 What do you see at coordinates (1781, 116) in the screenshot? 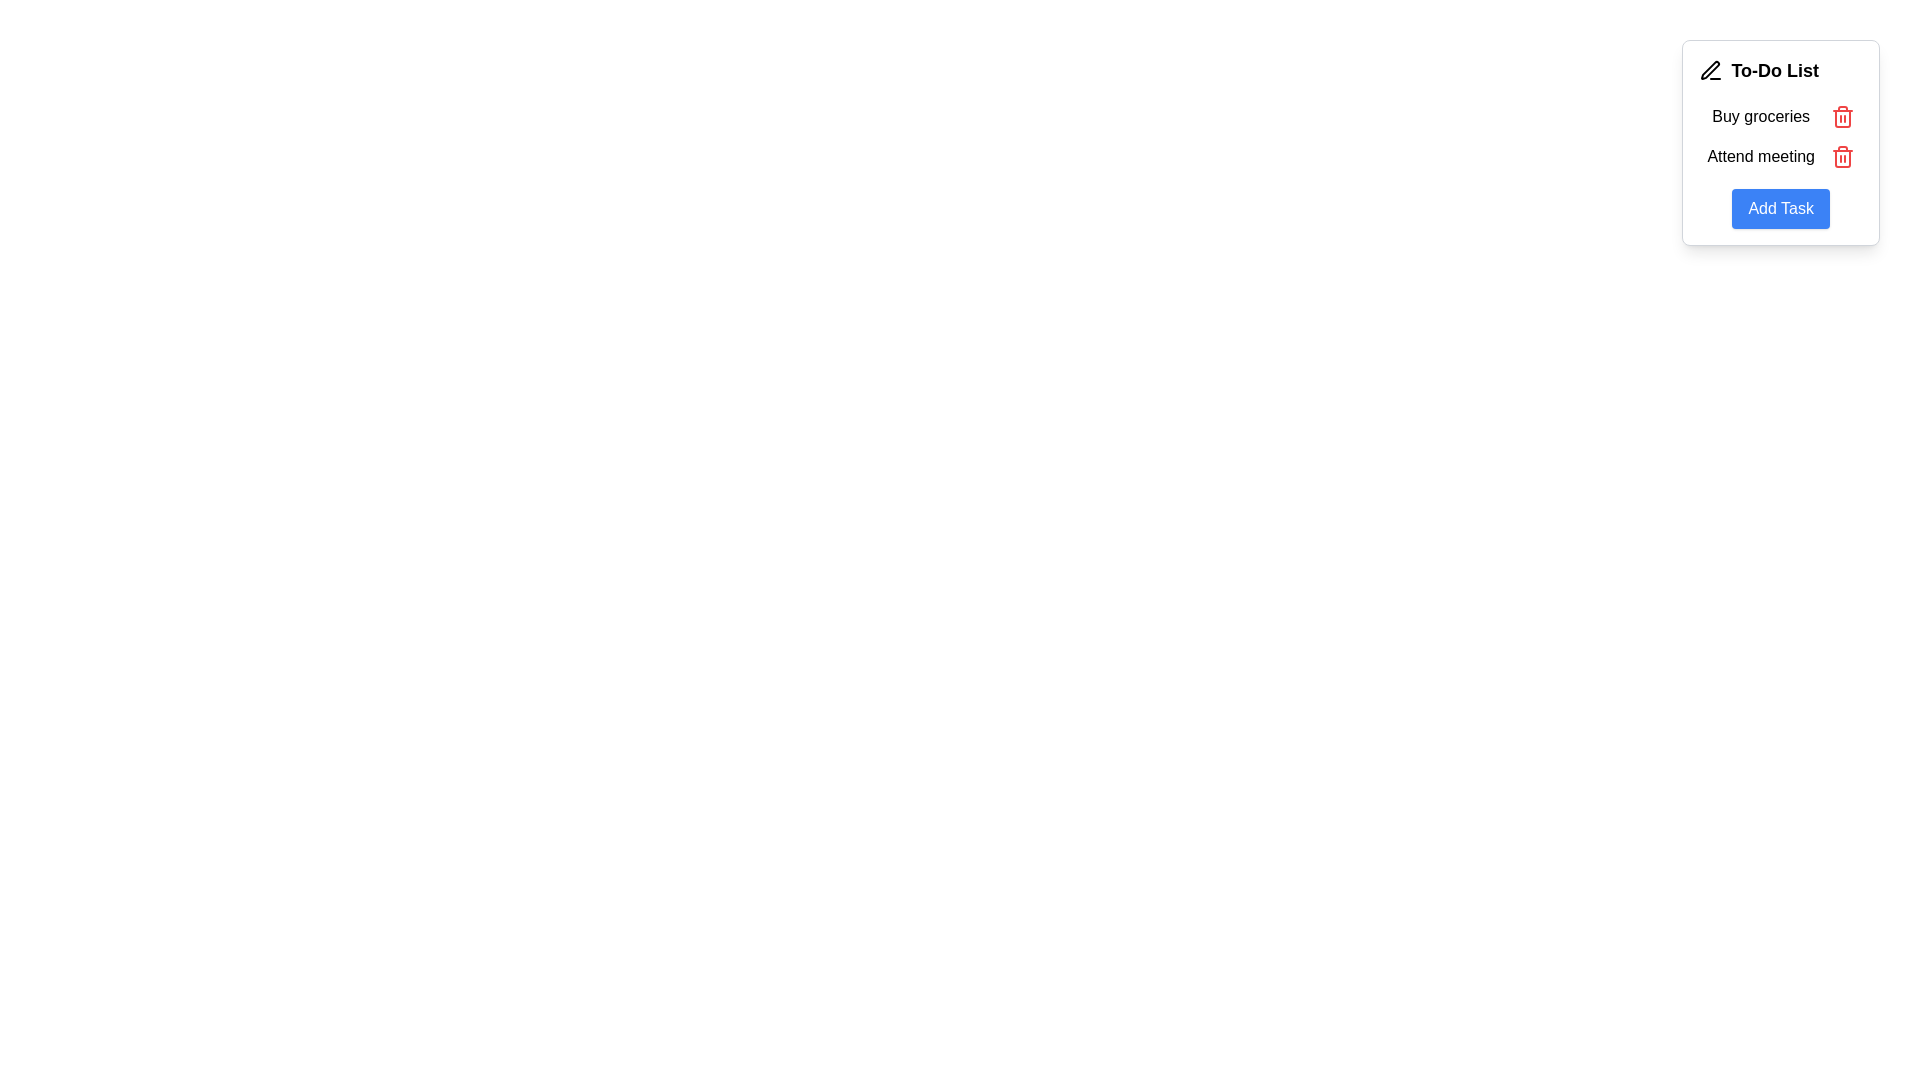
I see `the first task label in the to-do list` at bounding box center [1781, 116].